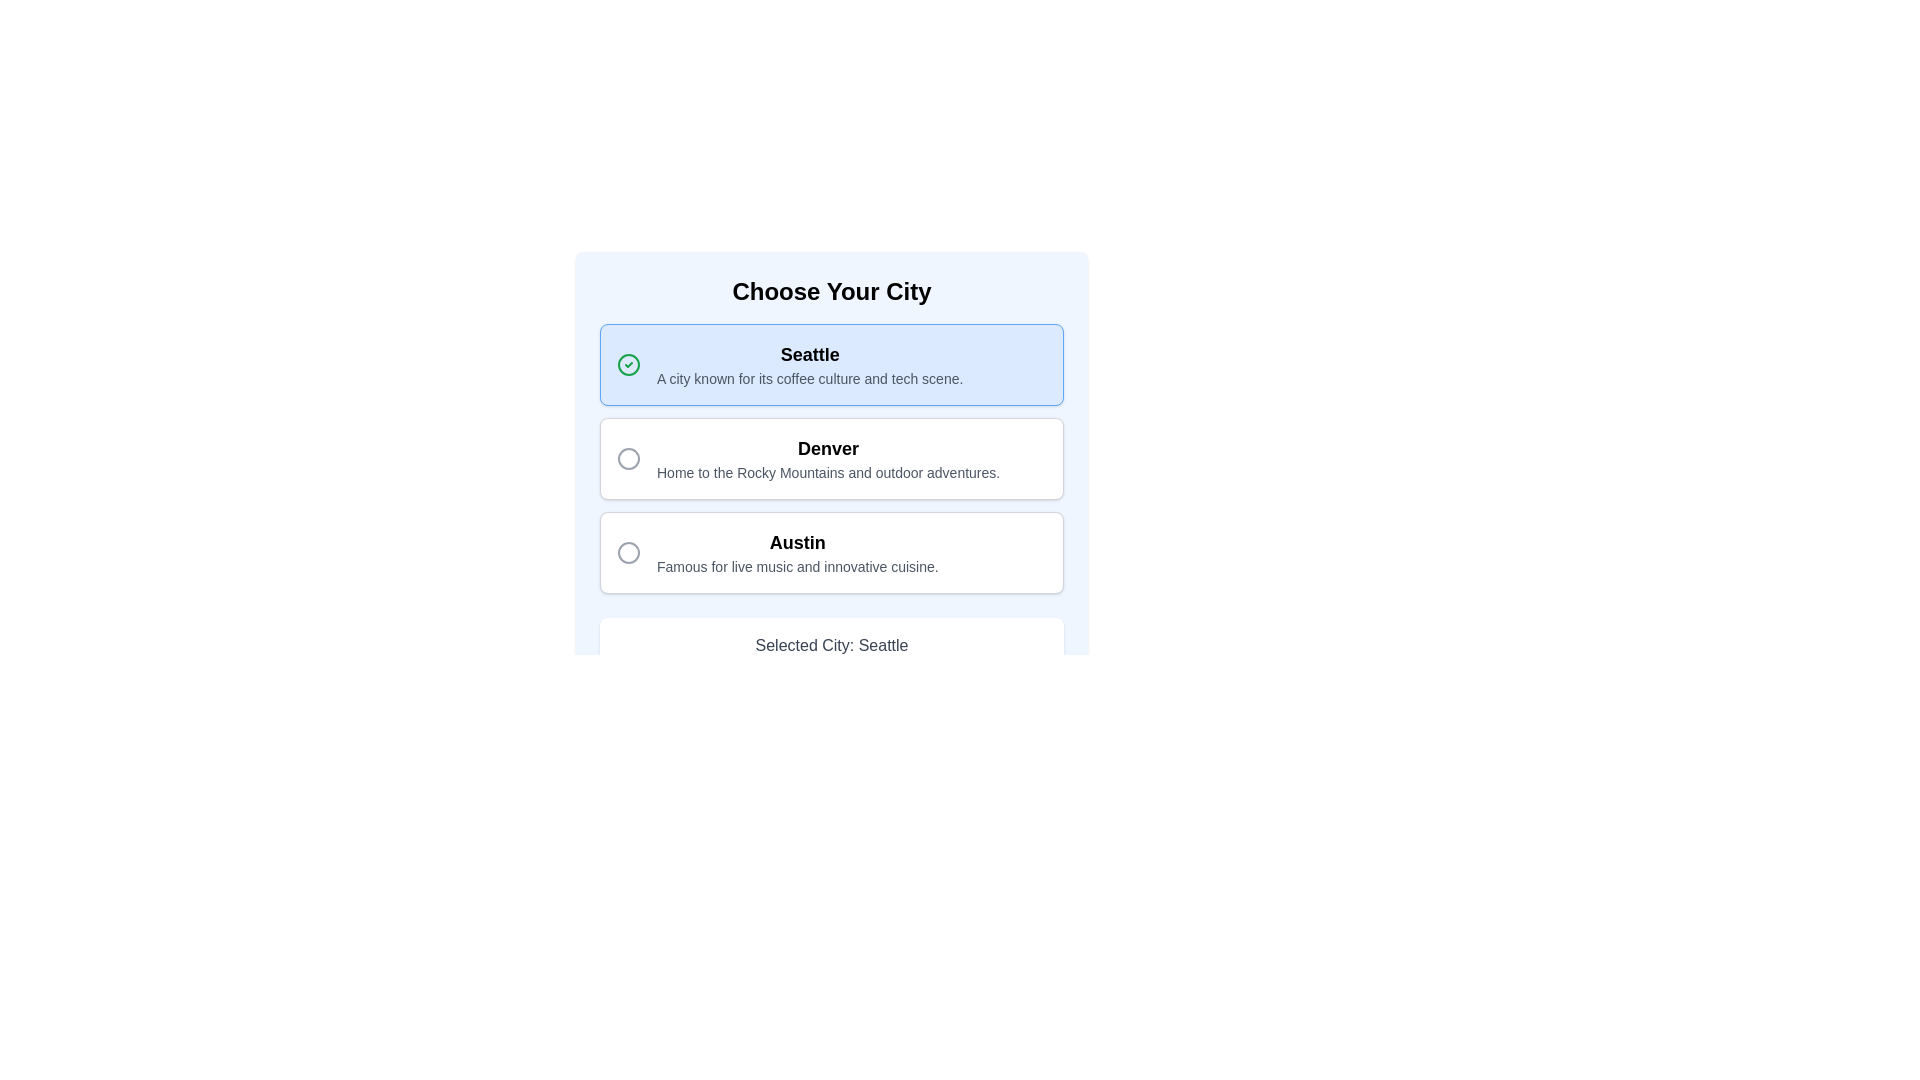  Describe the element at coordinates (828, 459) in the screenshot. I see `text content of the selectable city option 'Denver' in the vertical list of city choices` at that location.